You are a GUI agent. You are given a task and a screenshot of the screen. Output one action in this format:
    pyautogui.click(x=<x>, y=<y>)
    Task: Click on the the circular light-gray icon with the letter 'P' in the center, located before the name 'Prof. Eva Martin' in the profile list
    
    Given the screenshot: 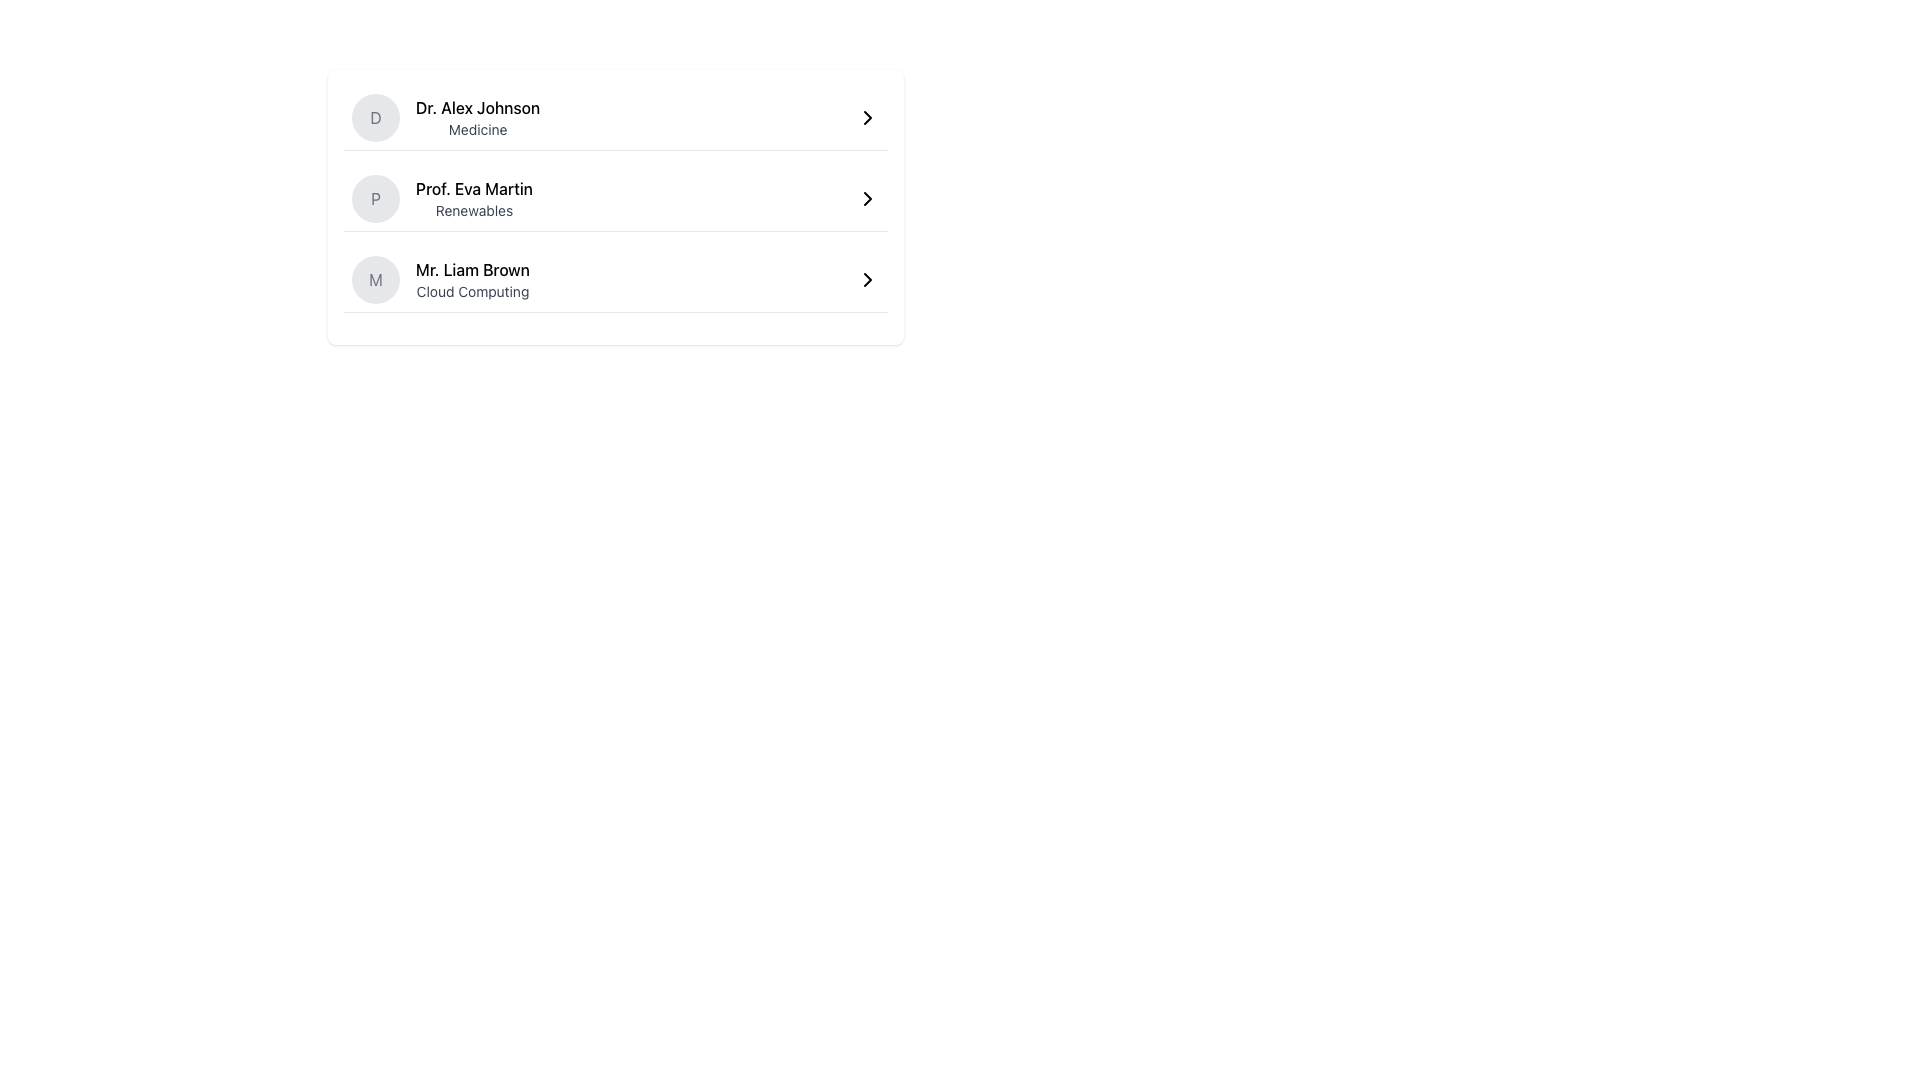 What is the action you would take?
    pyautogui.click(x=375, y=199)
    